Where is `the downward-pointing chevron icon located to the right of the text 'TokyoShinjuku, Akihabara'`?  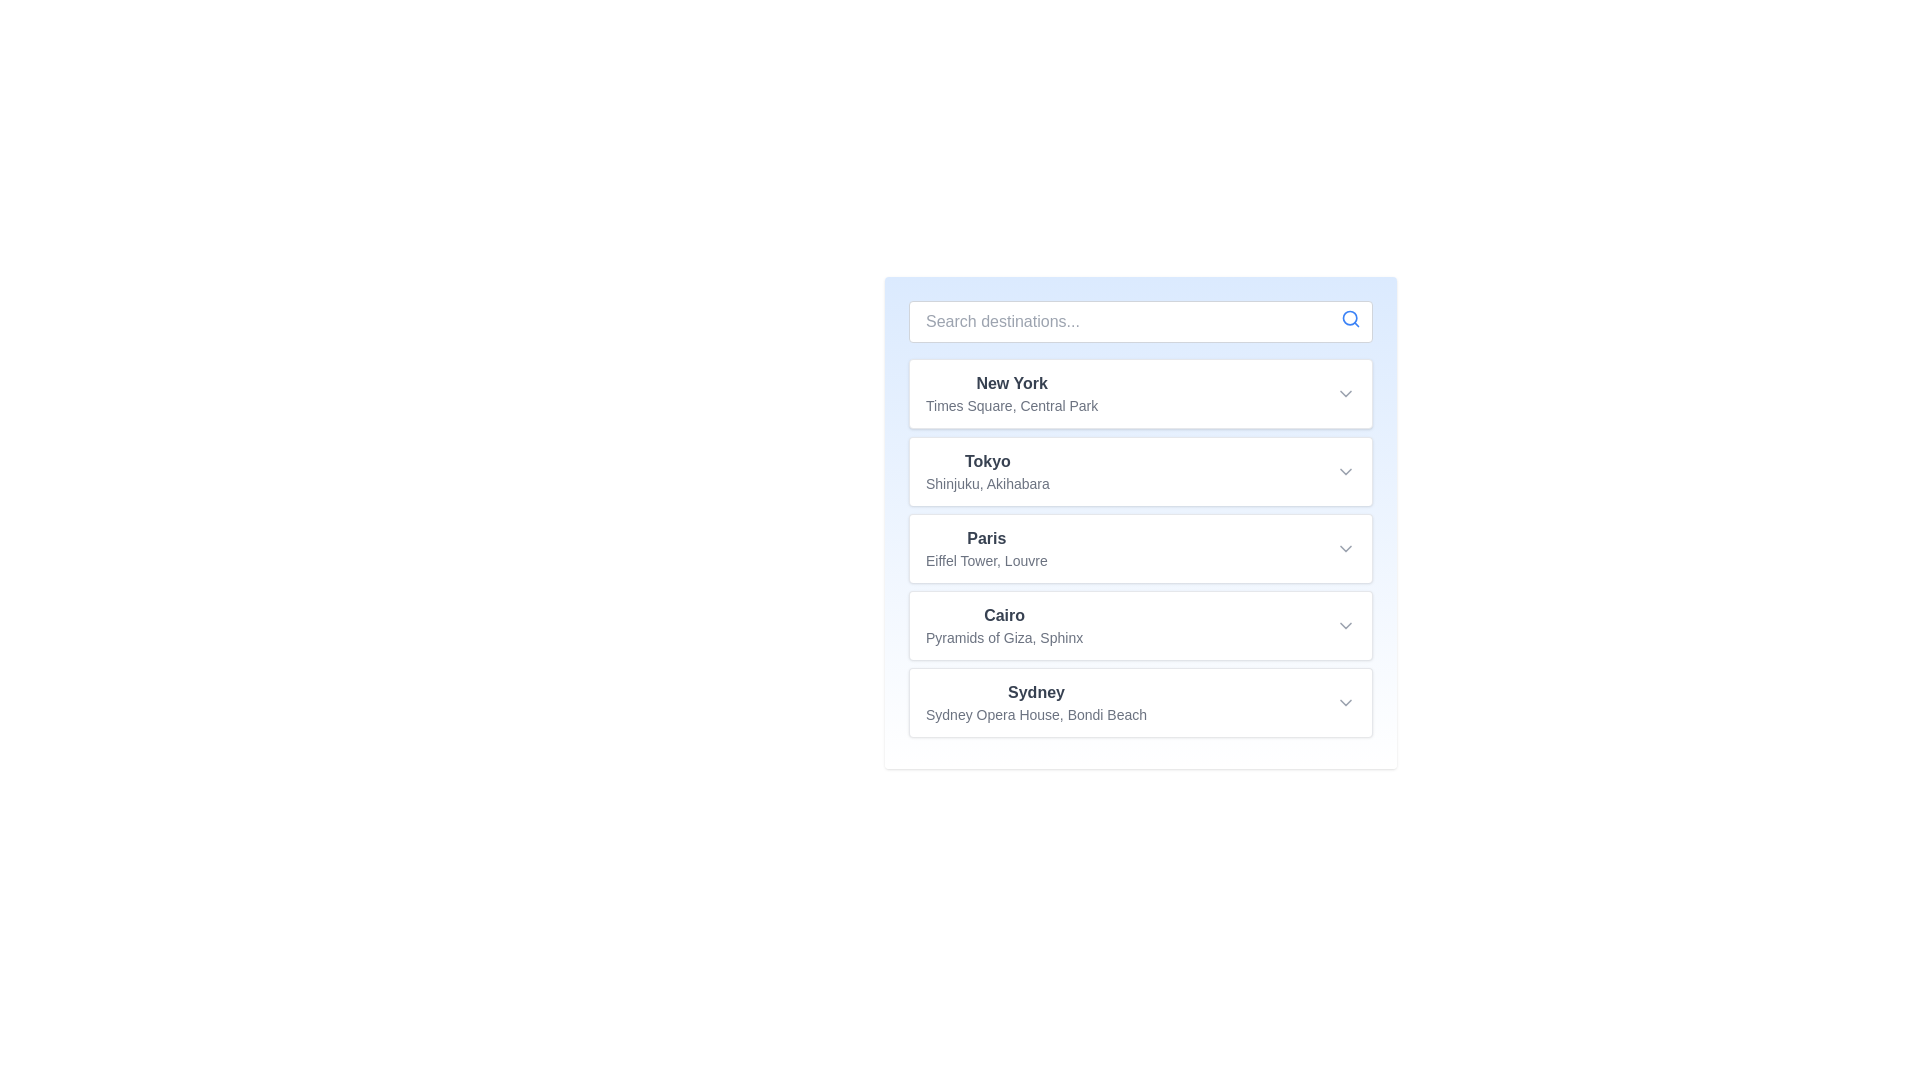 the downward-pointing chevron icon located to the right of the text 'TokyoShinjuku, Akihabara' is located at coordinates (1345, 471).